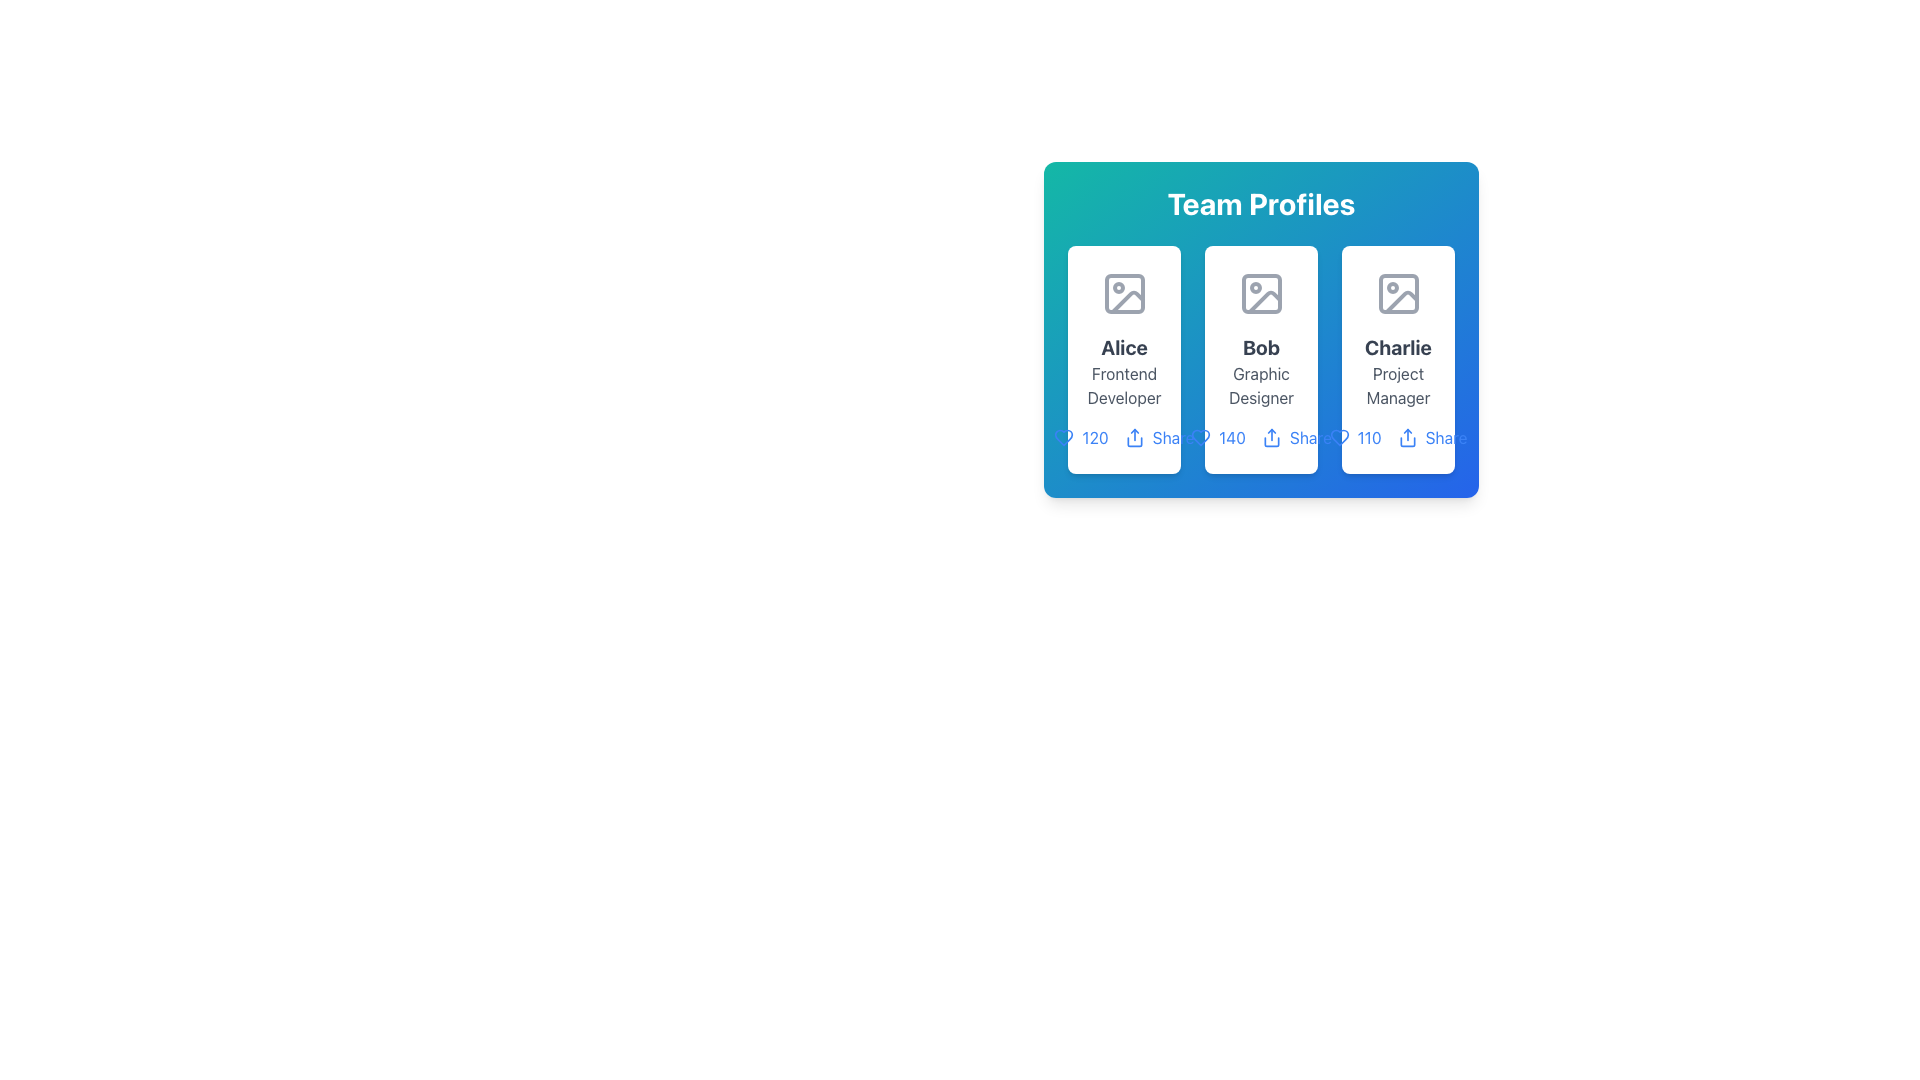  What do you see at coordinates (1063, 437) in the screenshot?
I see `the blue outlined heart icon located under the '120' count in Alice's profile card to like or favorite the profile` at bounding box center [1063, 437].